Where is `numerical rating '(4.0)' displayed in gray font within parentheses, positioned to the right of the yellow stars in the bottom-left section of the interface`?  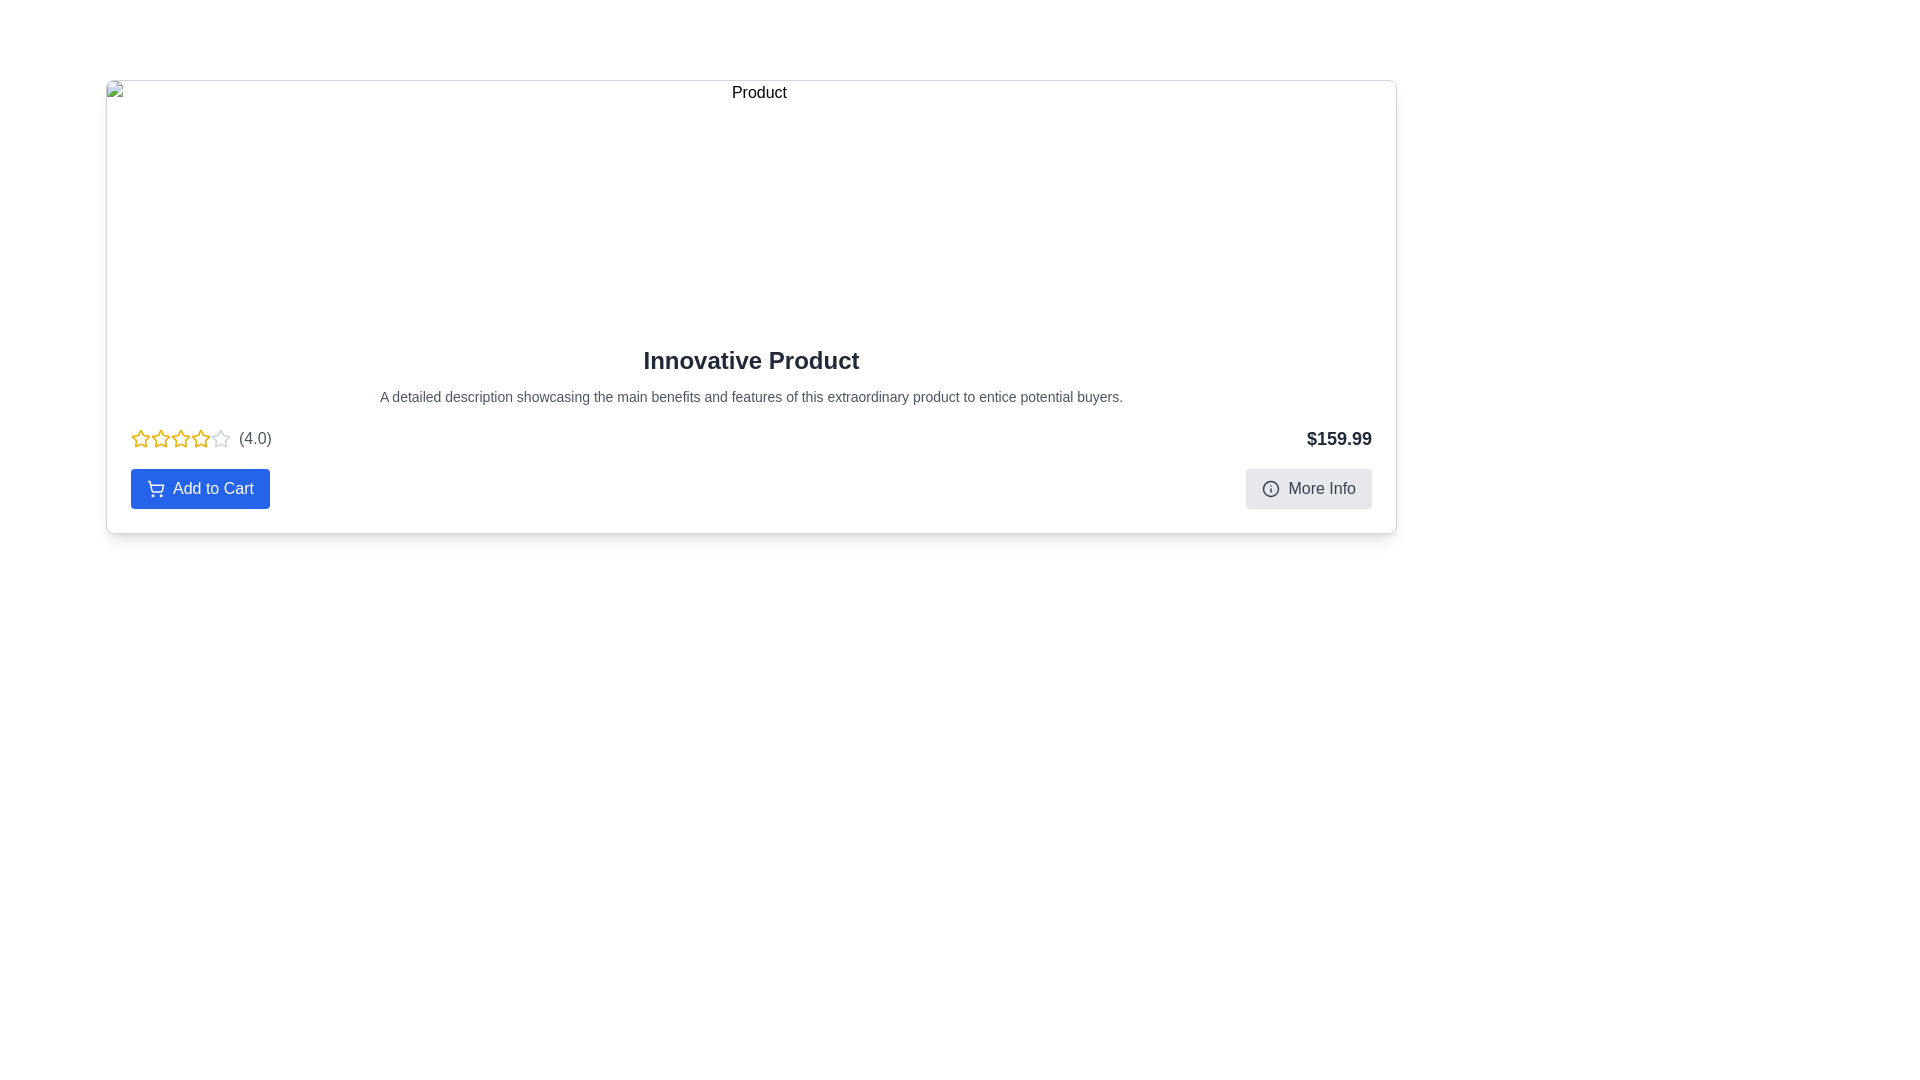
numerical rating '(4.0)' displayed in gray font within parentheses, positioned to the right of the yellow stars in the bottom-left section of the interface is located at coordinates (254, 438).